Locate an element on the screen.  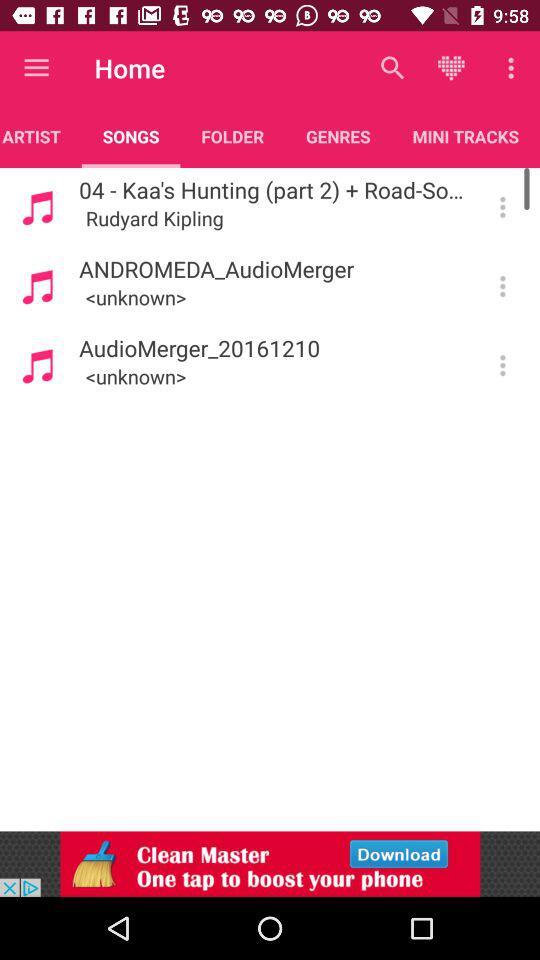
song details is located at coordinates (501, 364).